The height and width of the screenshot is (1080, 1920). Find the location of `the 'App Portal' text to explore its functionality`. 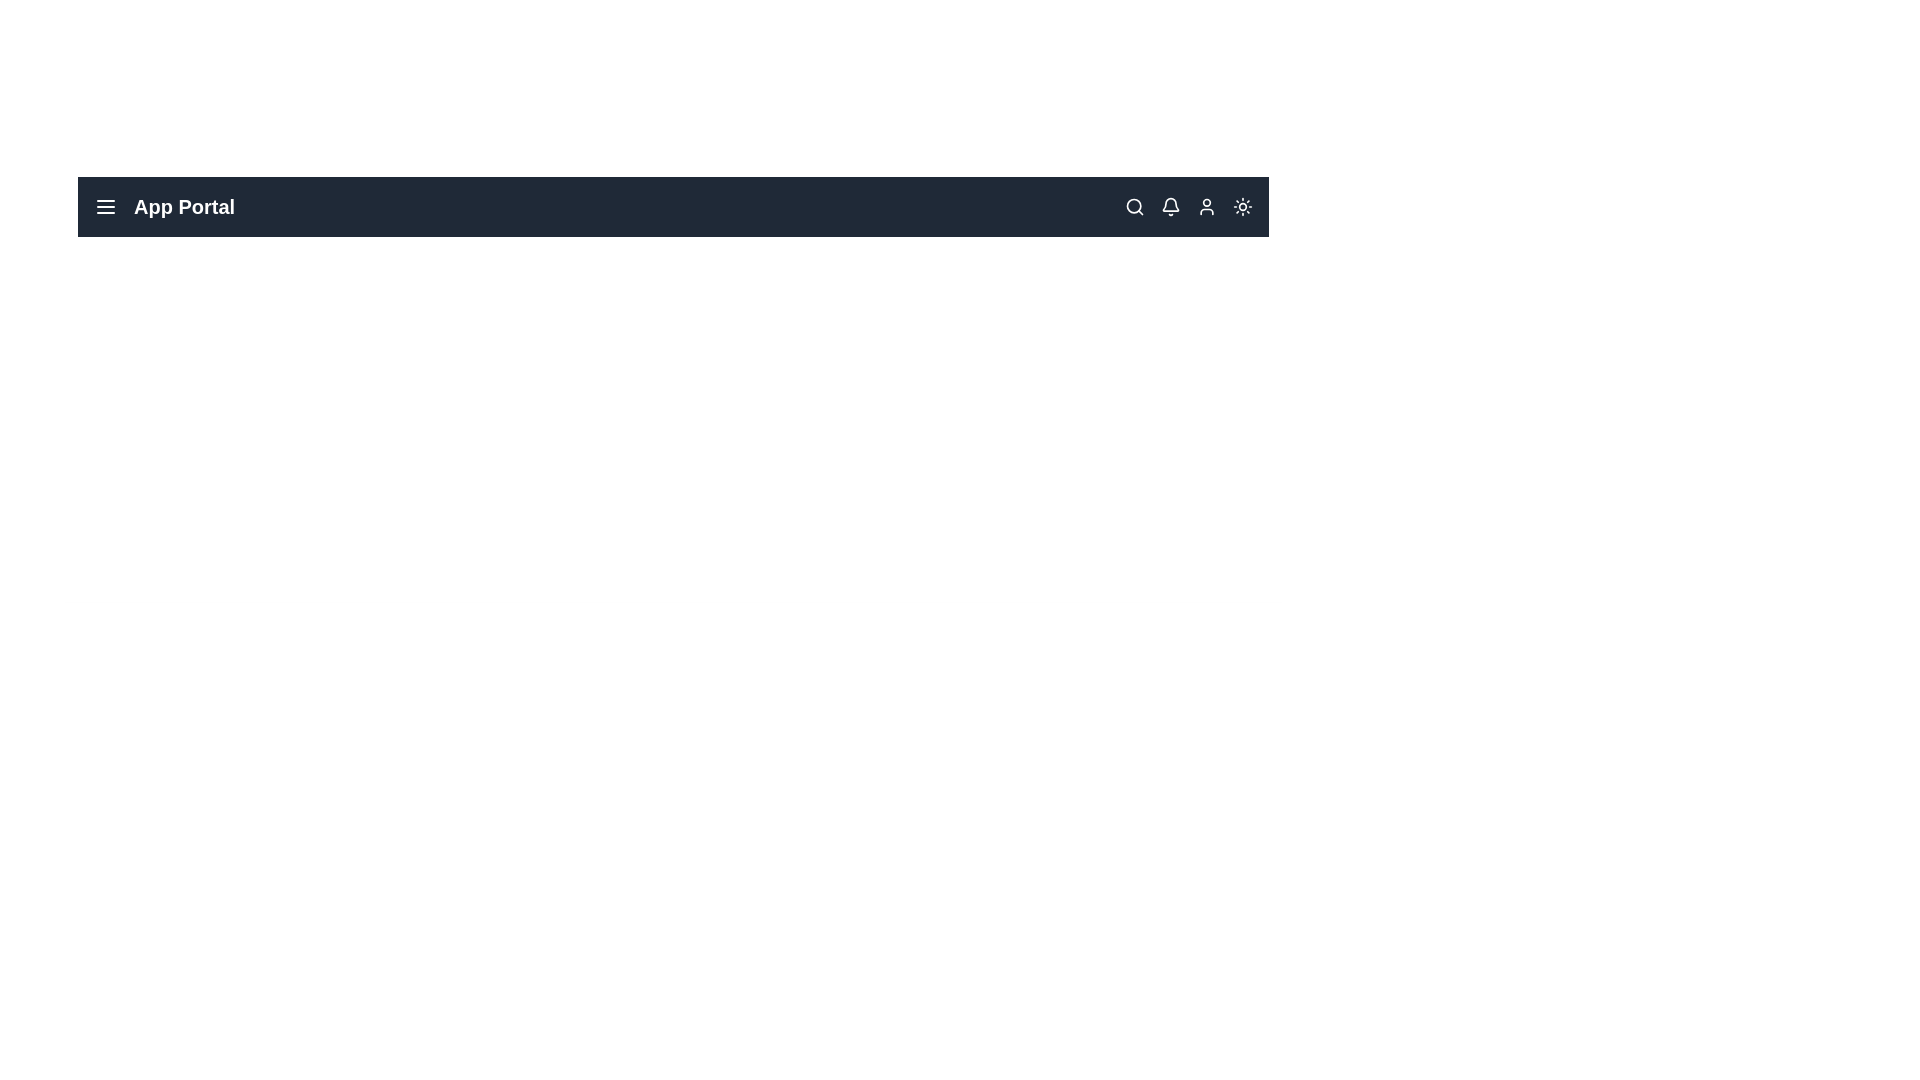

the 'App Portal' text to explore its functionality is located at coordinates (163, 207).